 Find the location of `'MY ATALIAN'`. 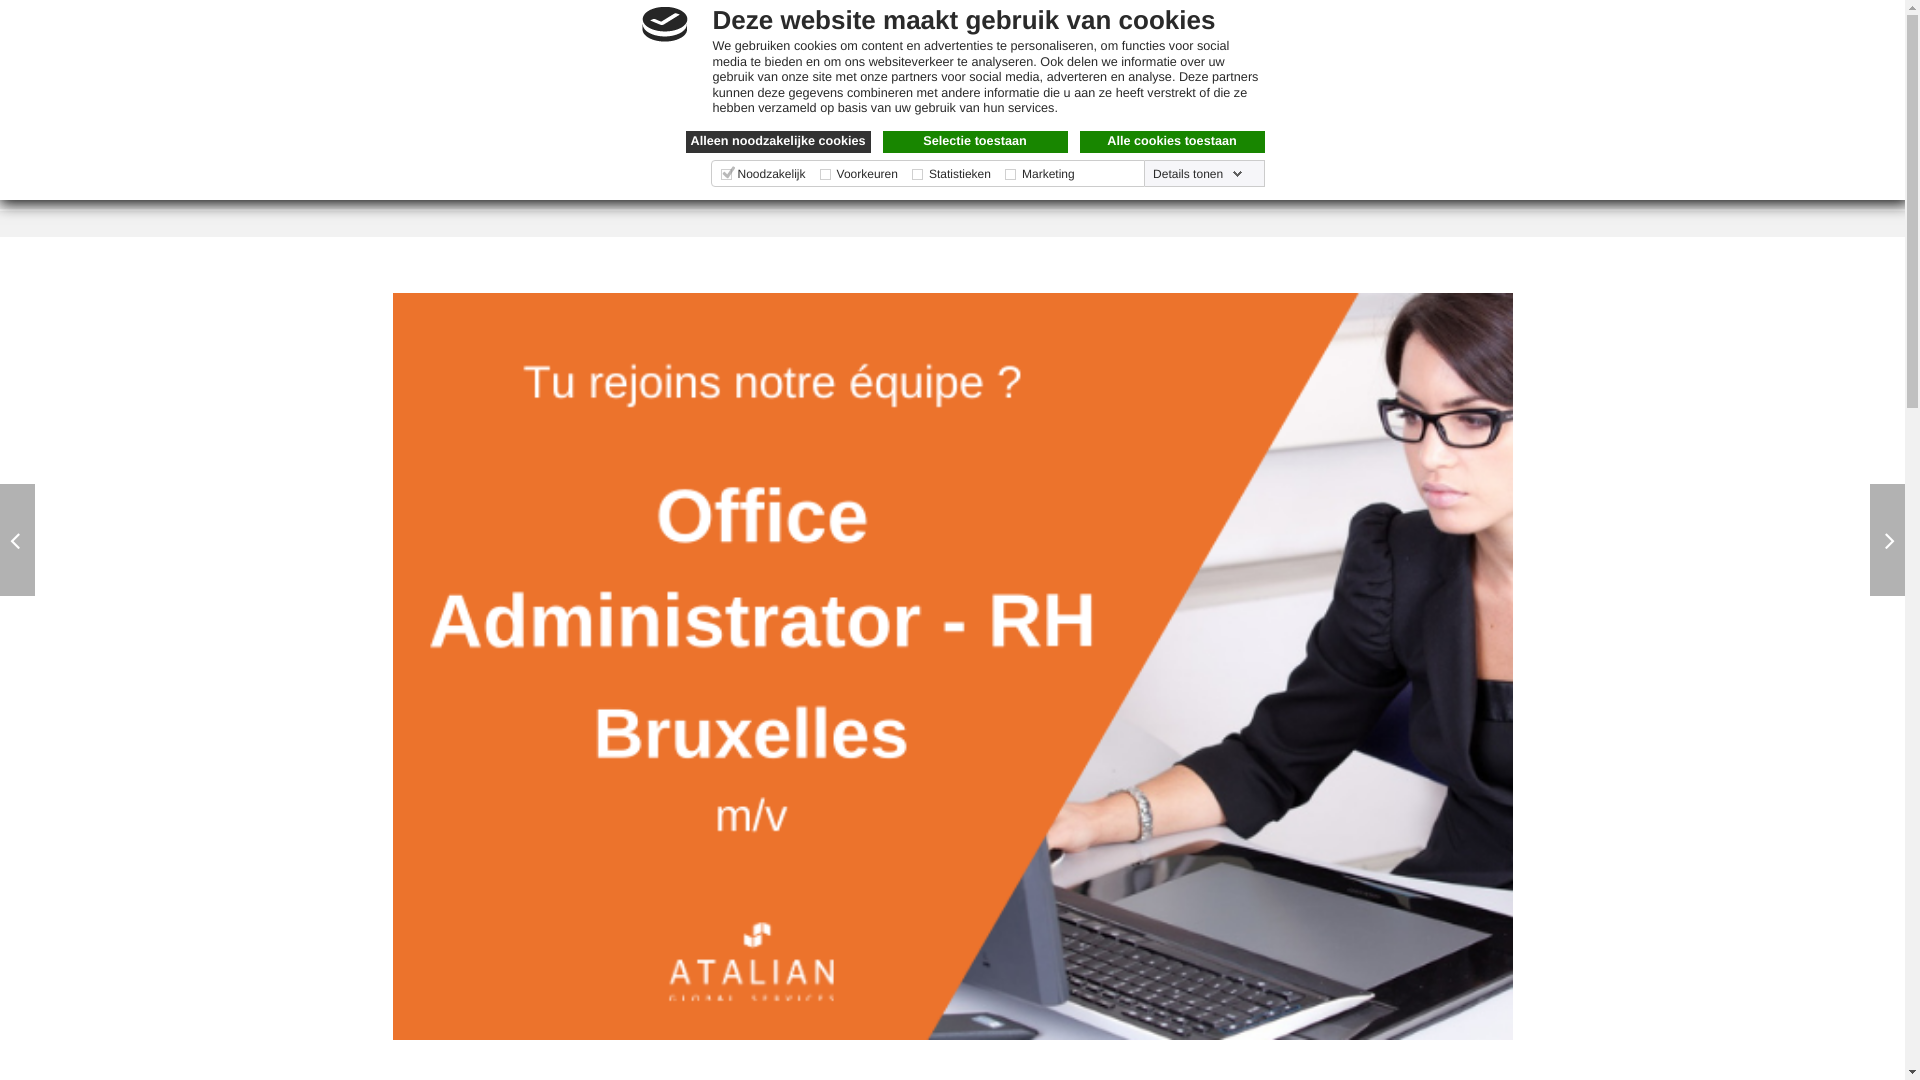

'MY ATALIAN' is located at coordinates (1467, 72).